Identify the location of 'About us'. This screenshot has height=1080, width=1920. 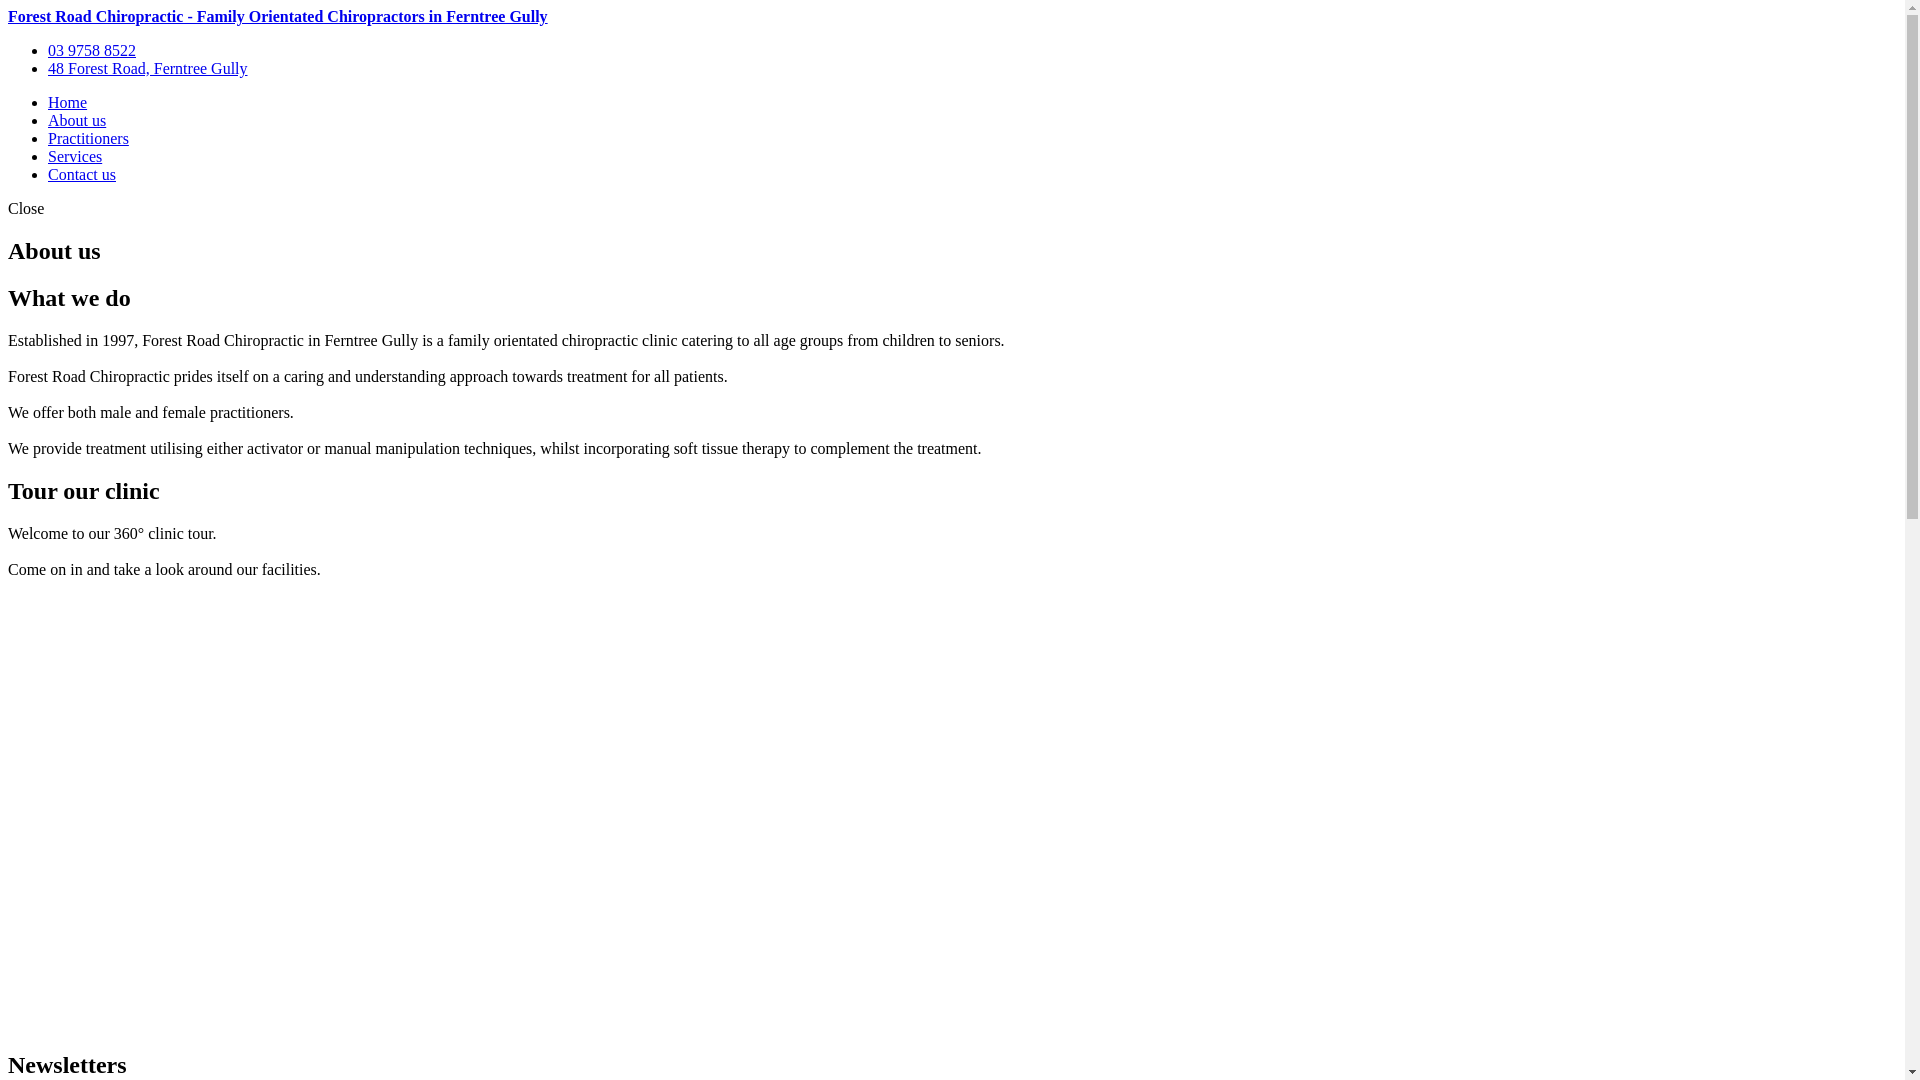
(76, 120).